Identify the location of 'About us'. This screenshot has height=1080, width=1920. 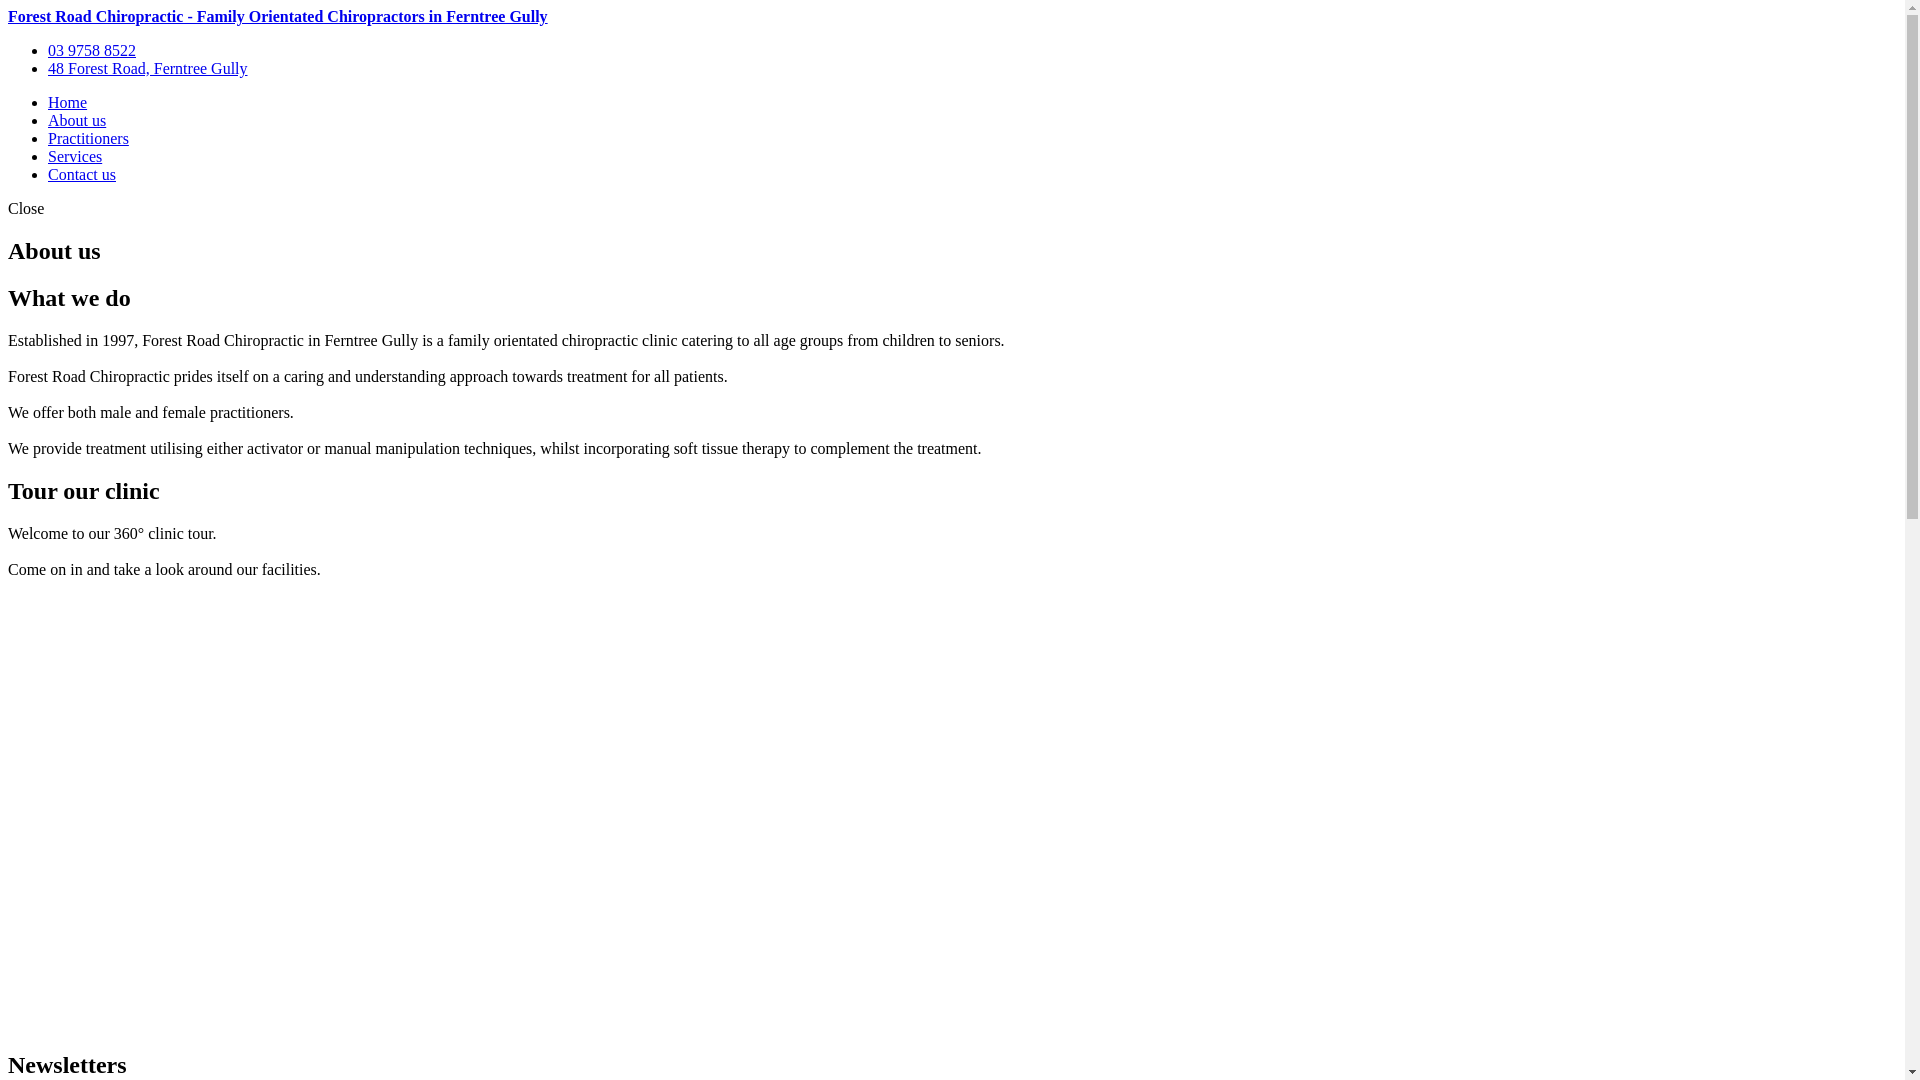
(76, 120).